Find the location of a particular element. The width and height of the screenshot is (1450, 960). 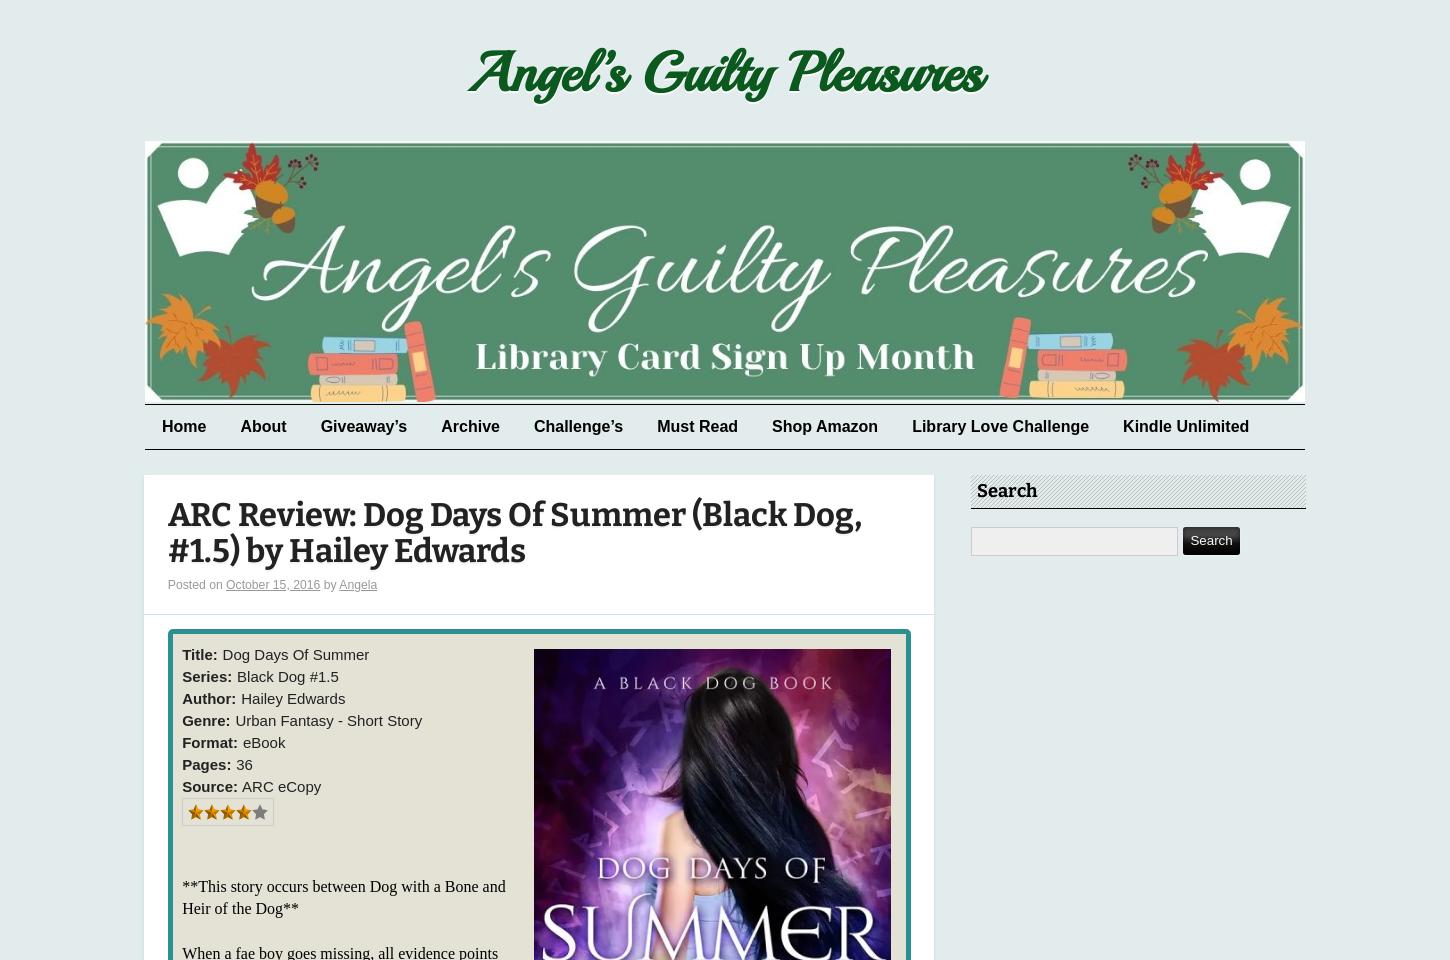

'Angela' is located at coordinates (358, 583).